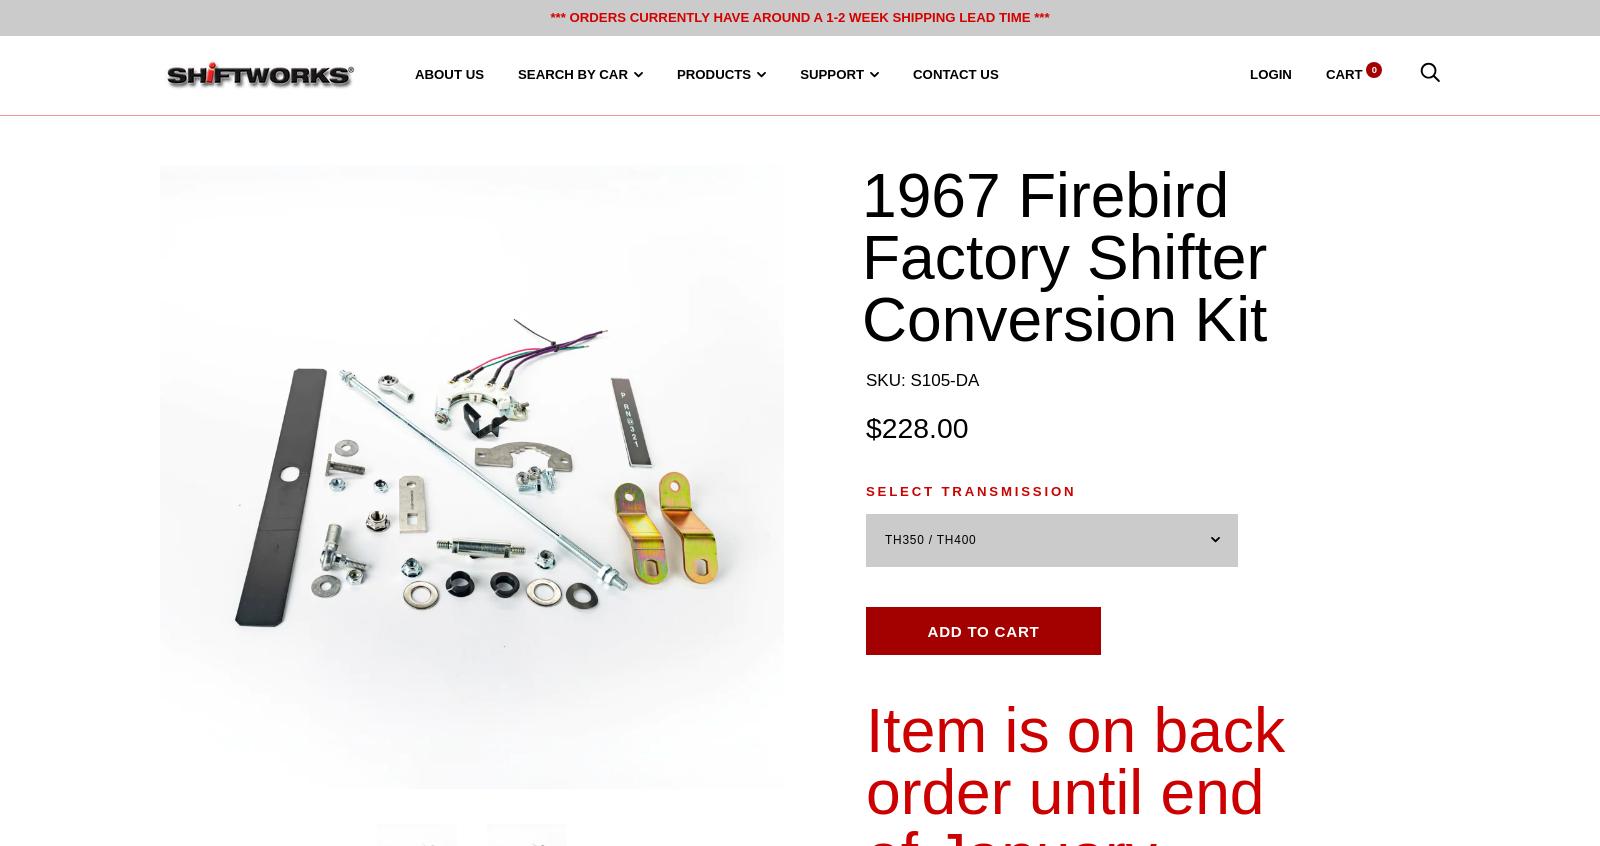 Image resolution: width=1600 pixels, height=846 pixels. I want to click on 'Support', so click(831, 74).